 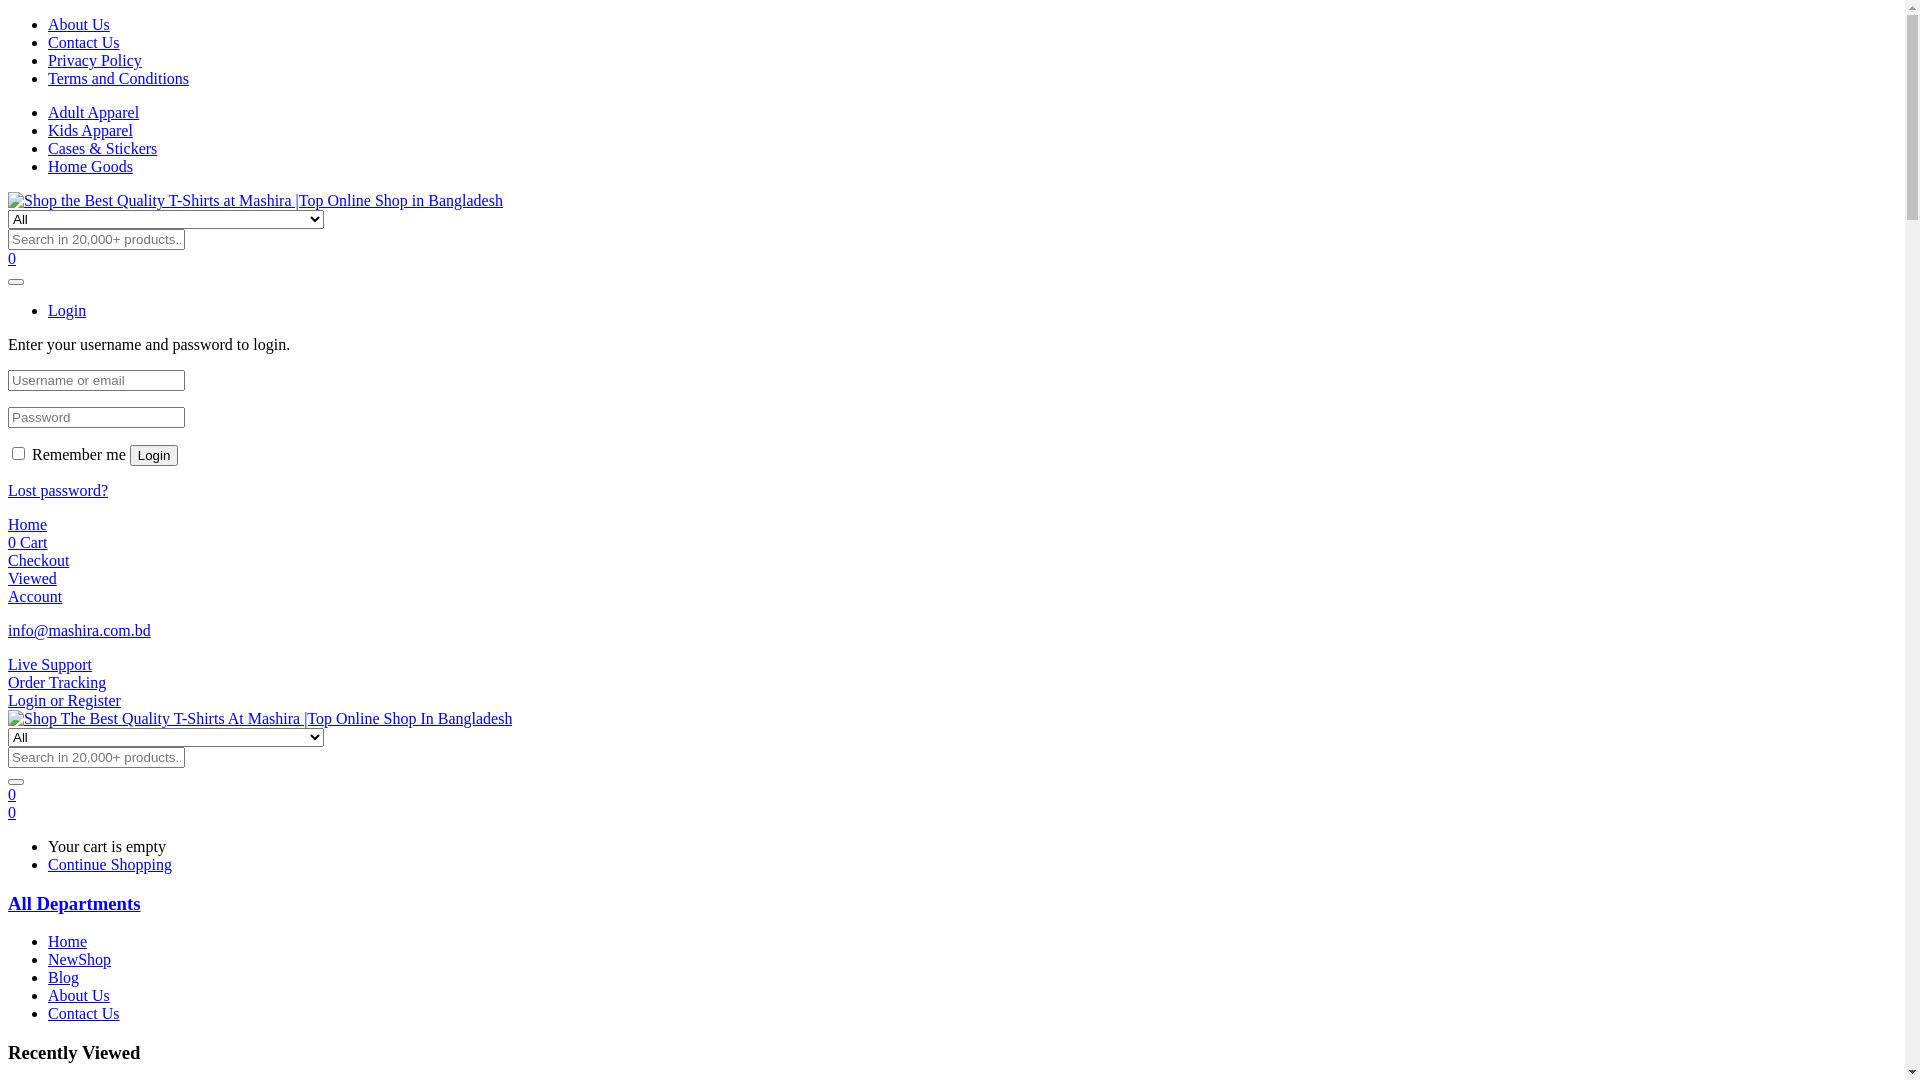 I want to click on 'Live Support', so click(x=49, y=664).